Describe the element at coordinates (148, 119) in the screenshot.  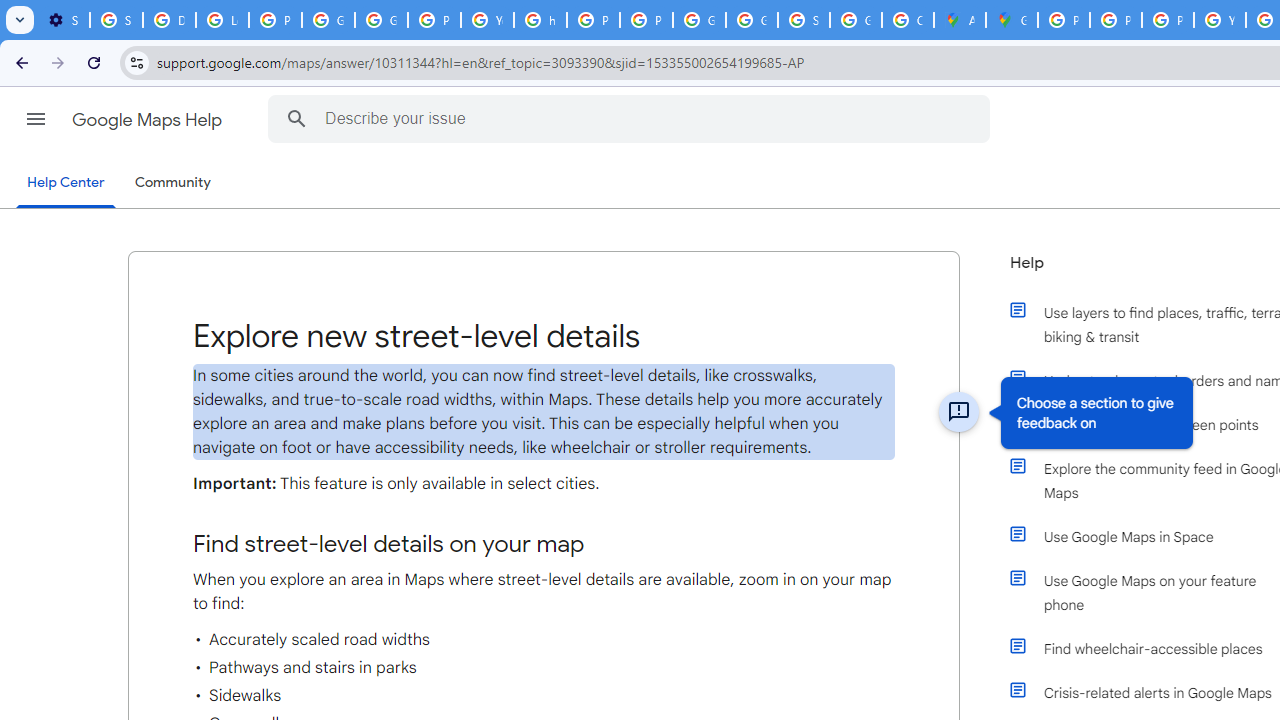
I see `'Google Maps Help'` at that location.